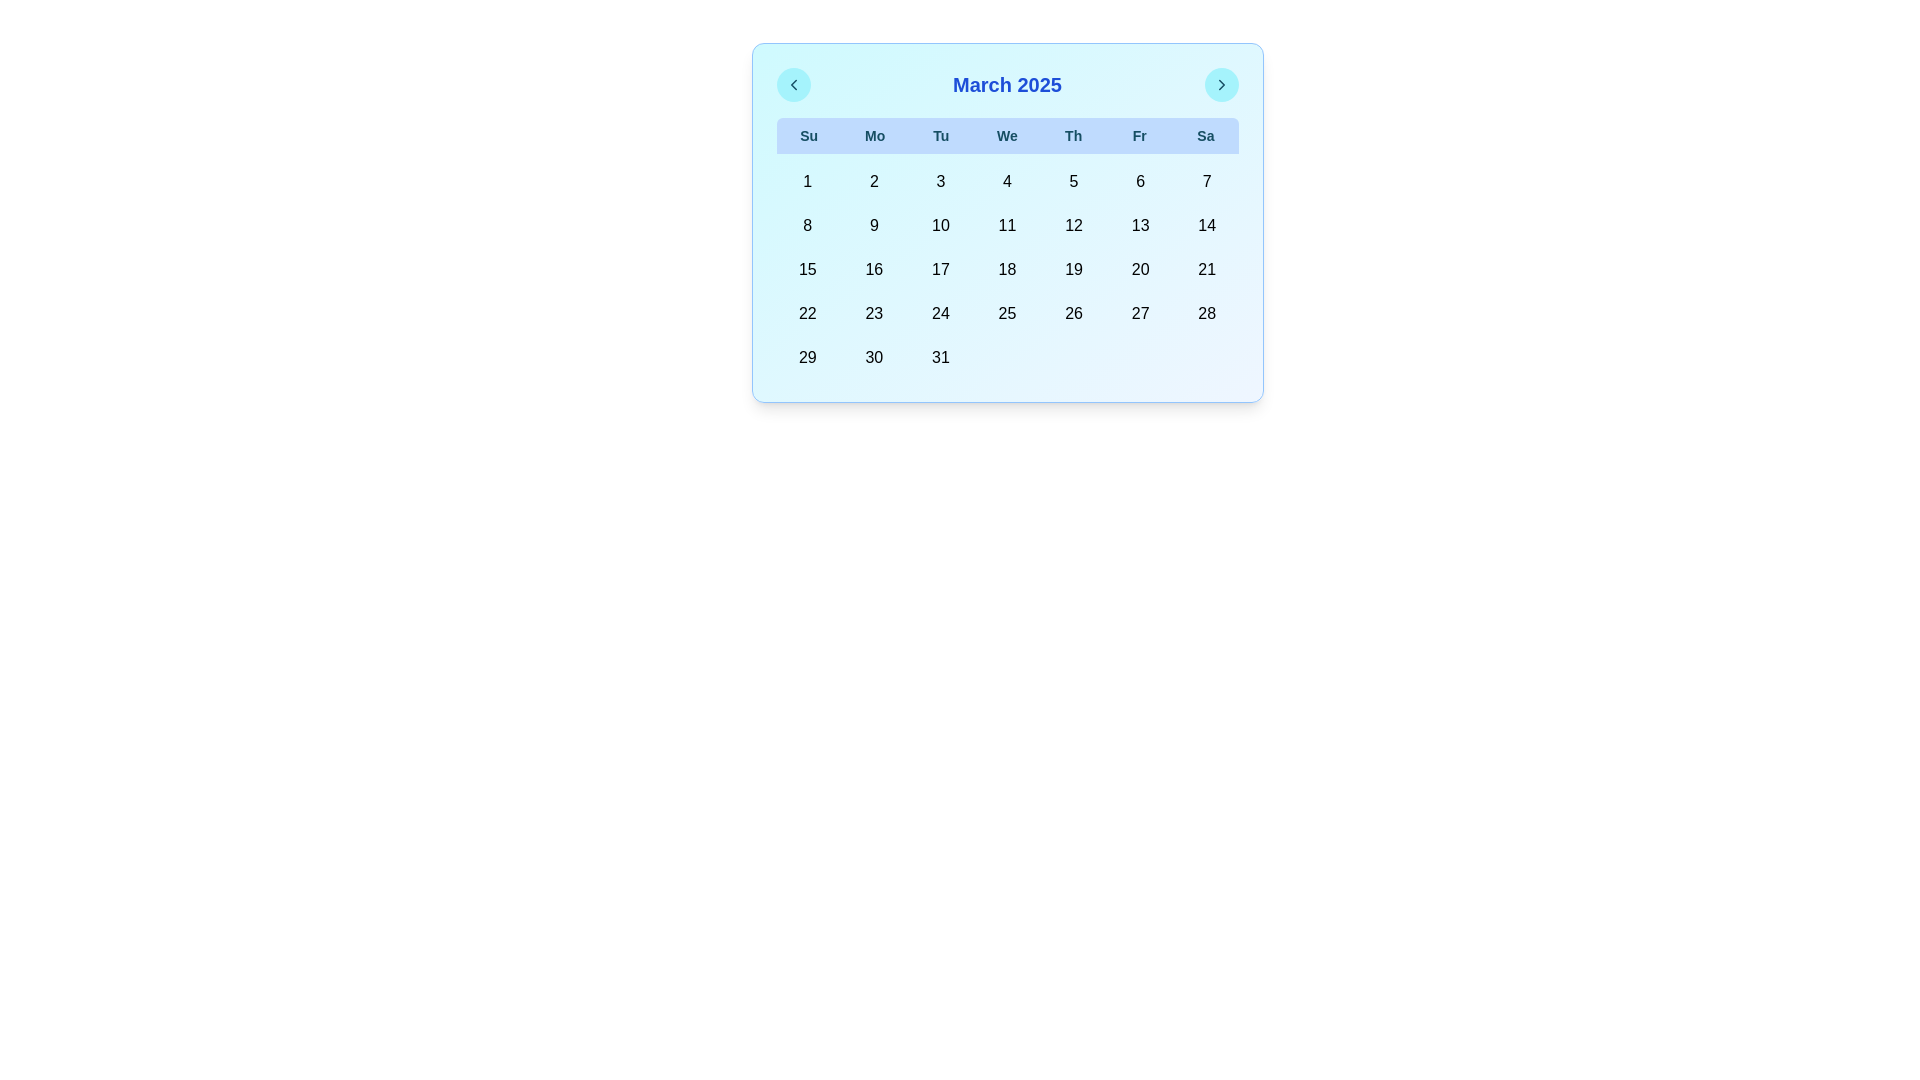 The image size is (1920, 1080). What do you see at coordinates (875, 135) in the screenshot?
I see `the Day header label displaying 'Mo' in a calendar interface, which is styled in cyan-blue and positioned between 'Su' and 'Tu'` at bounding box center [875, 135].